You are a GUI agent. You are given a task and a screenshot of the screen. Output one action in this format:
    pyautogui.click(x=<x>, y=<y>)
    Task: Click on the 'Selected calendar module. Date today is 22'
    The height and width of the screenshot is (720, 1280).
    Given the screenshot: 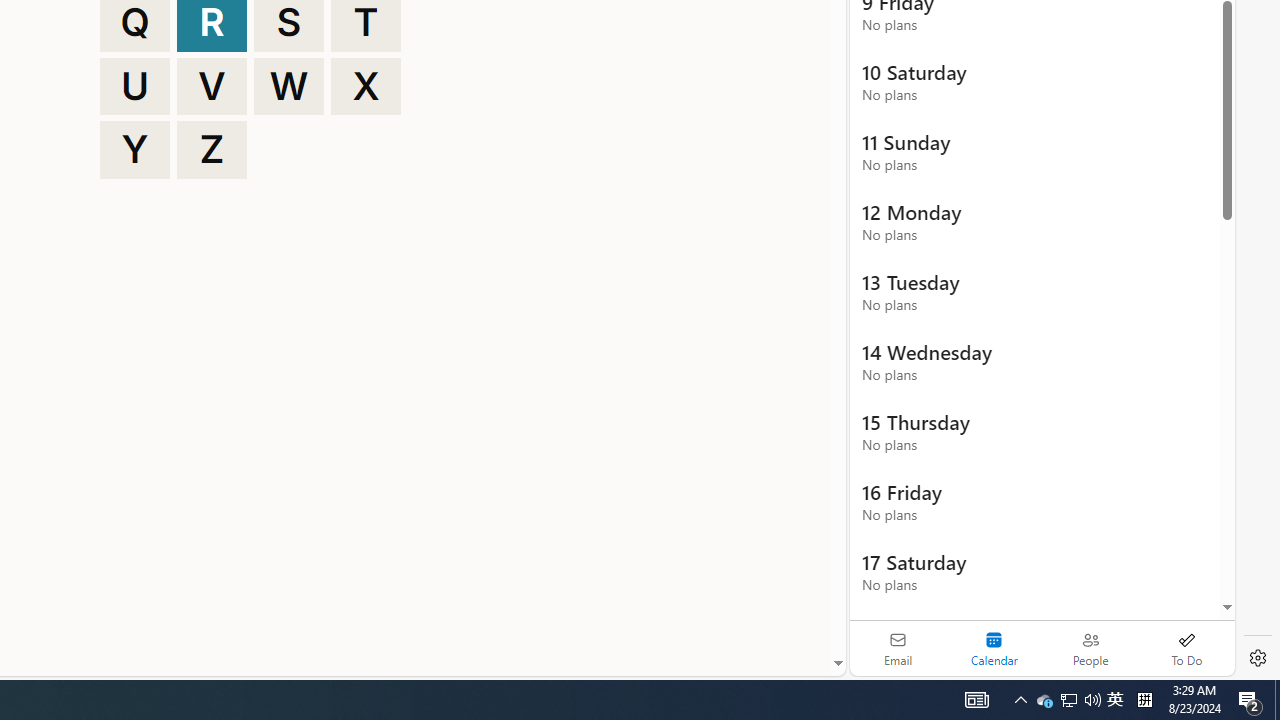 What is the action you would take?
    pyautogui.click(x=994, y=648)
    